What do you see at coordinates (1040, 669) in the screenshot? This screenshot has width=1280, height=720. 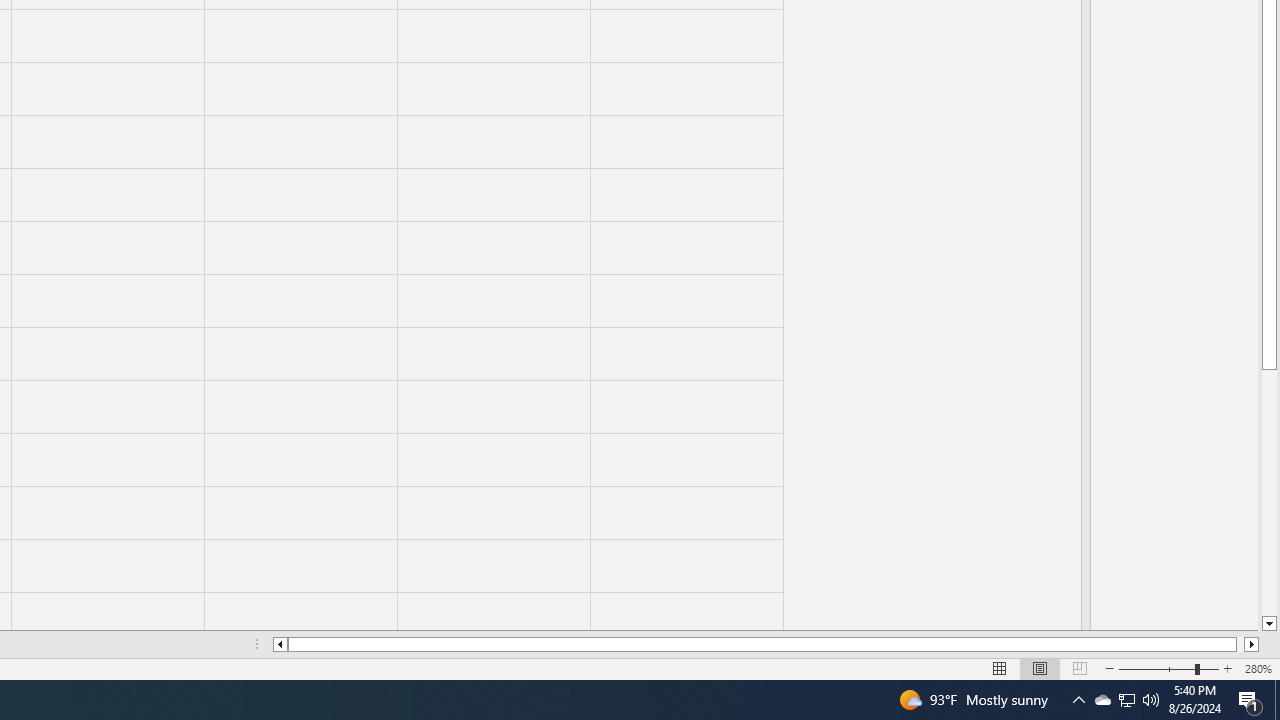 I see `'Page Layout'` at bounding box center [1040, 669].